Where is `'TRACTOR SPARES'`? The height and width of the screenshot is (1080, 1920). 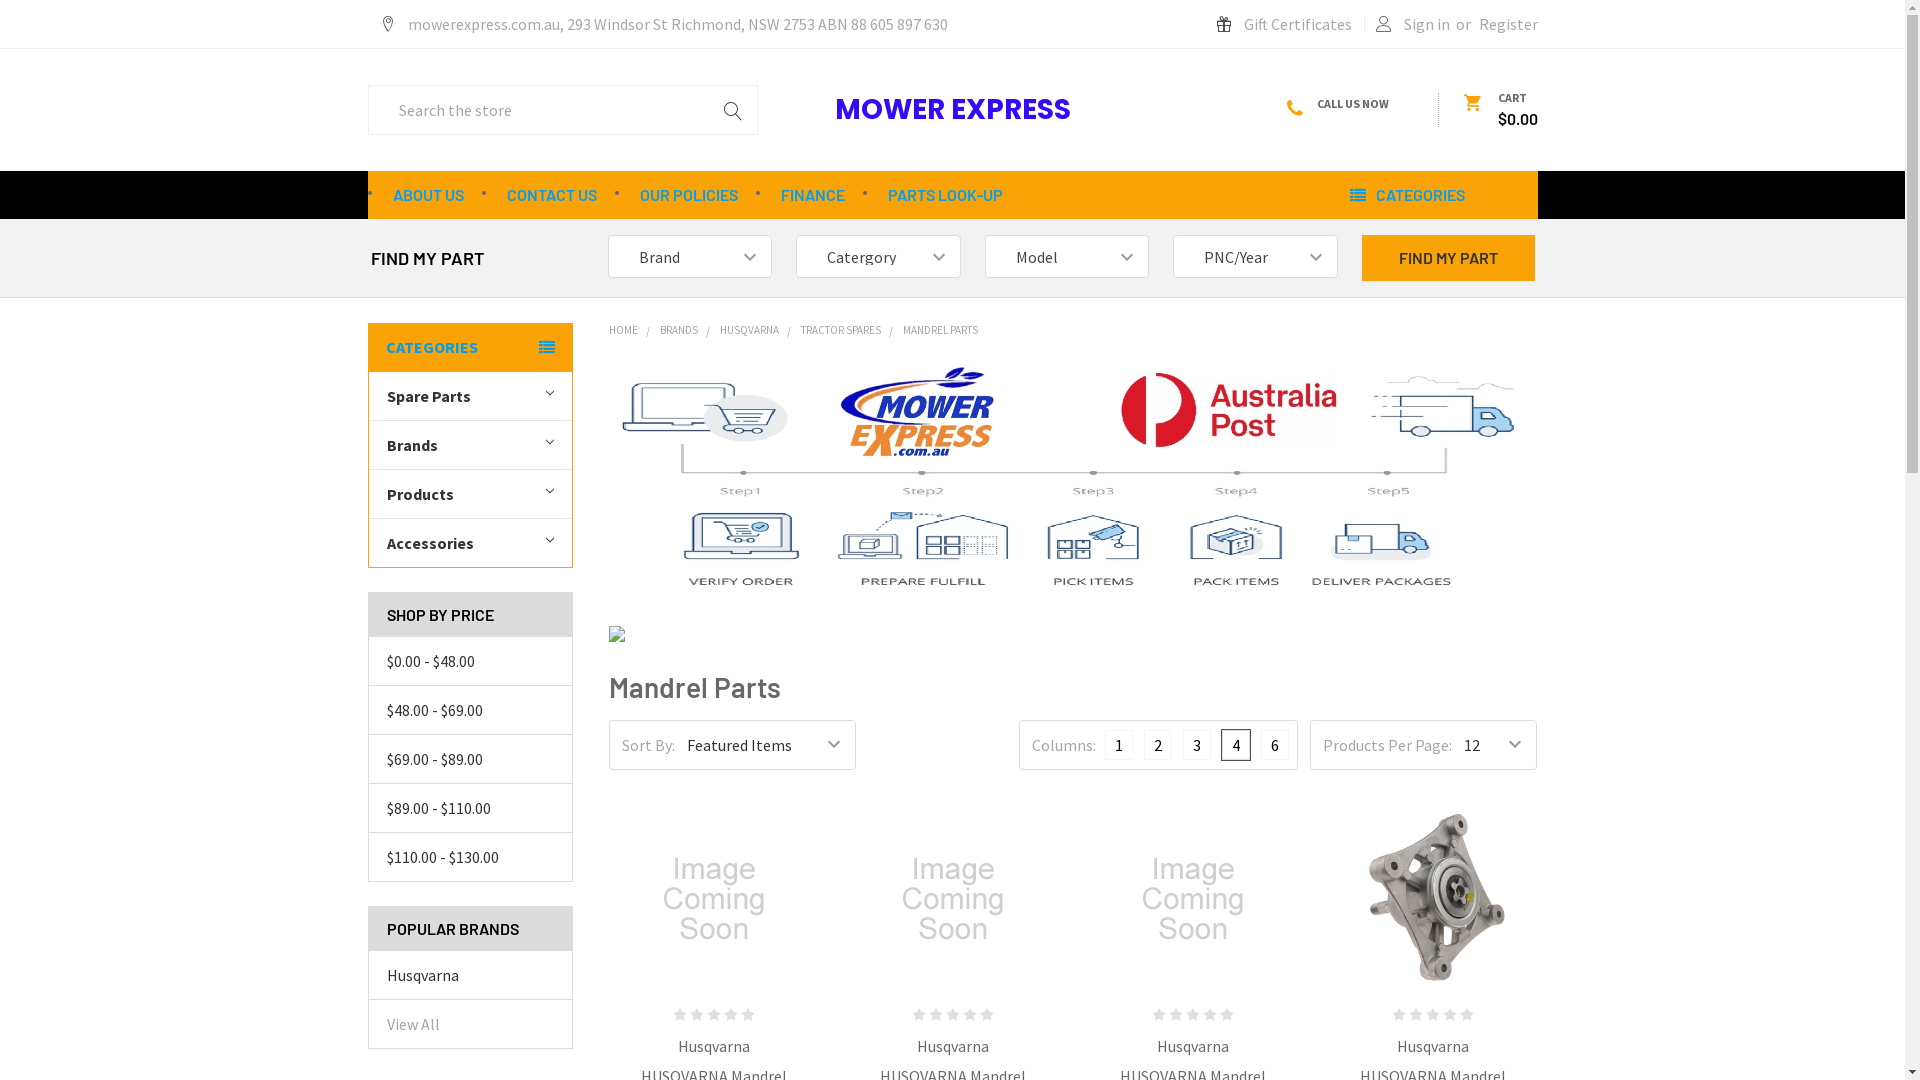 'TRACTOR SPARES' is located at coordinates (840, 329).